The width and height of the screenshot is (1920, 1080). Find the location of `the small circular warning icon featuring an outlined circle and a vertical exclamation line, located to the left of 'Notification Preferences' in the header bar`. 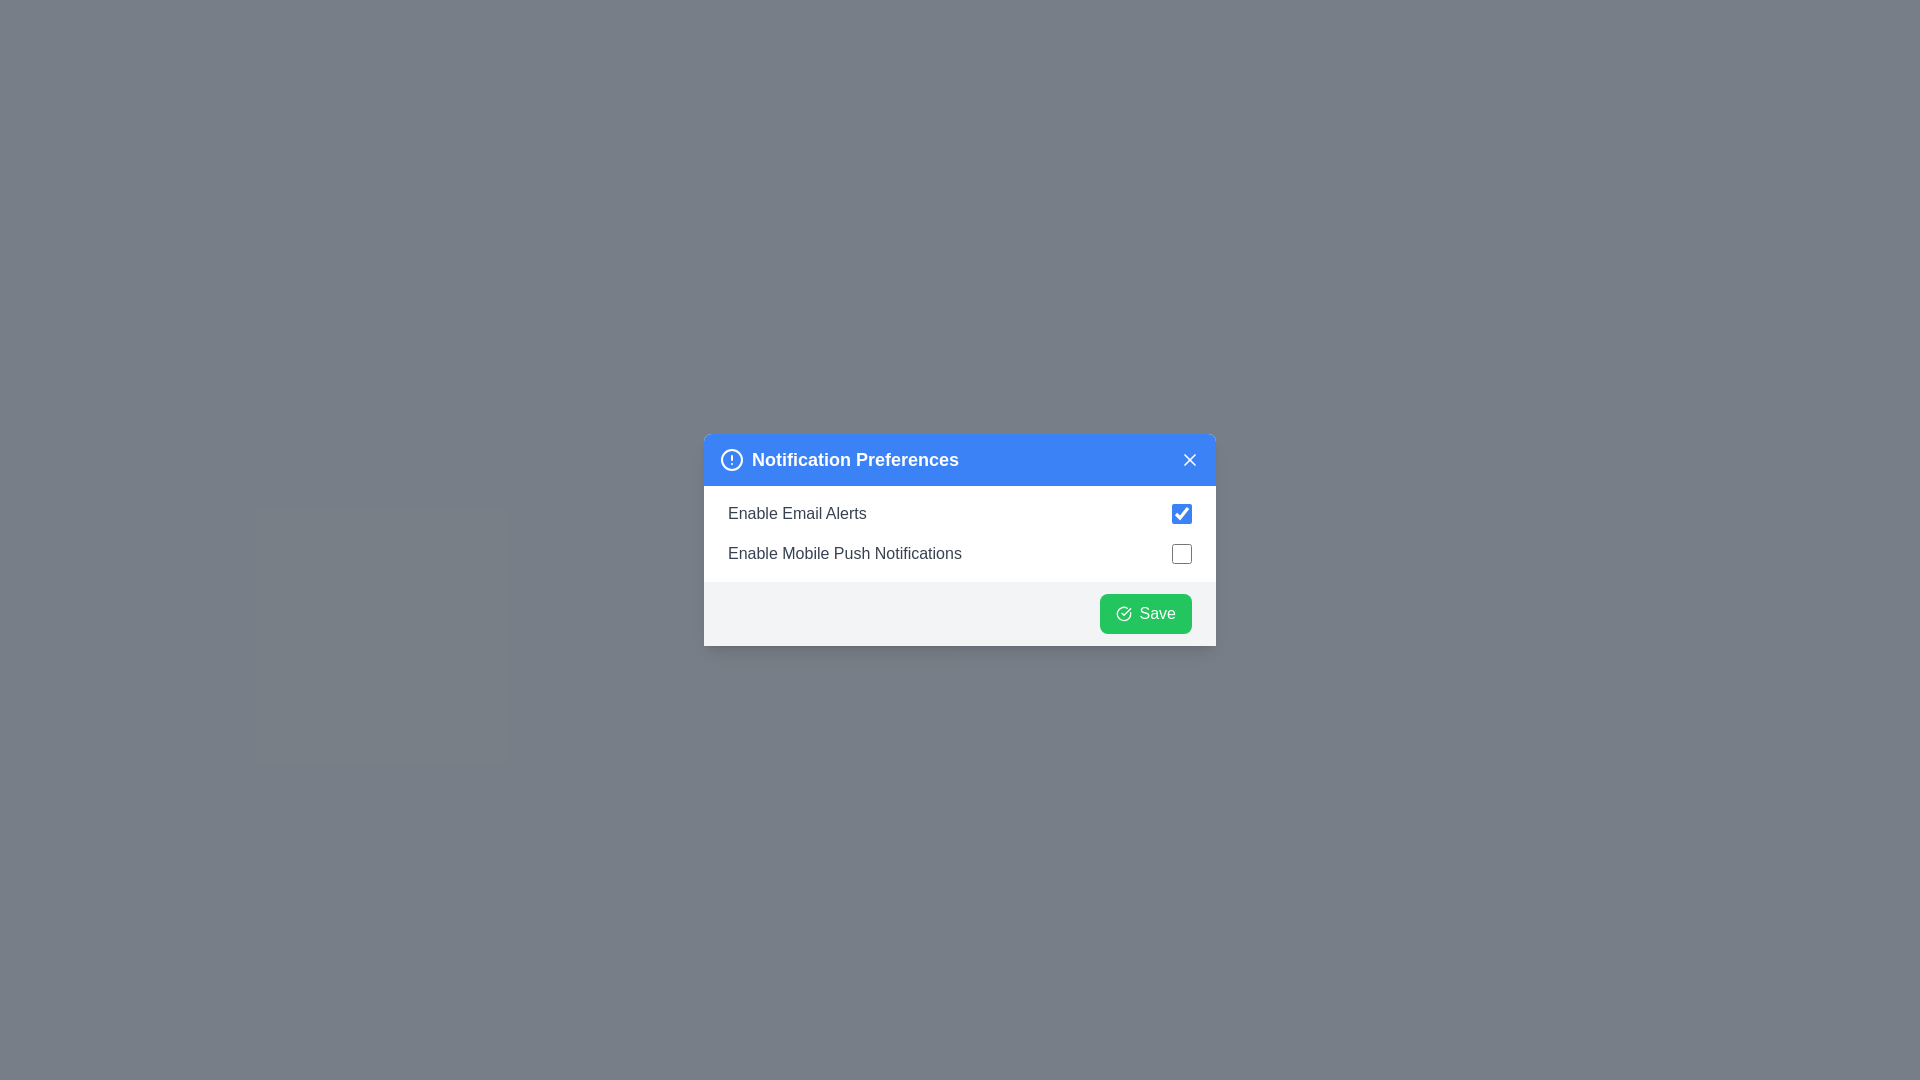

the small circular warning icon featuring an outlined circle and a vertical exclamation line, located to the left of 'Notification Preferences' in the header bar is located at coordinates (730, 459).